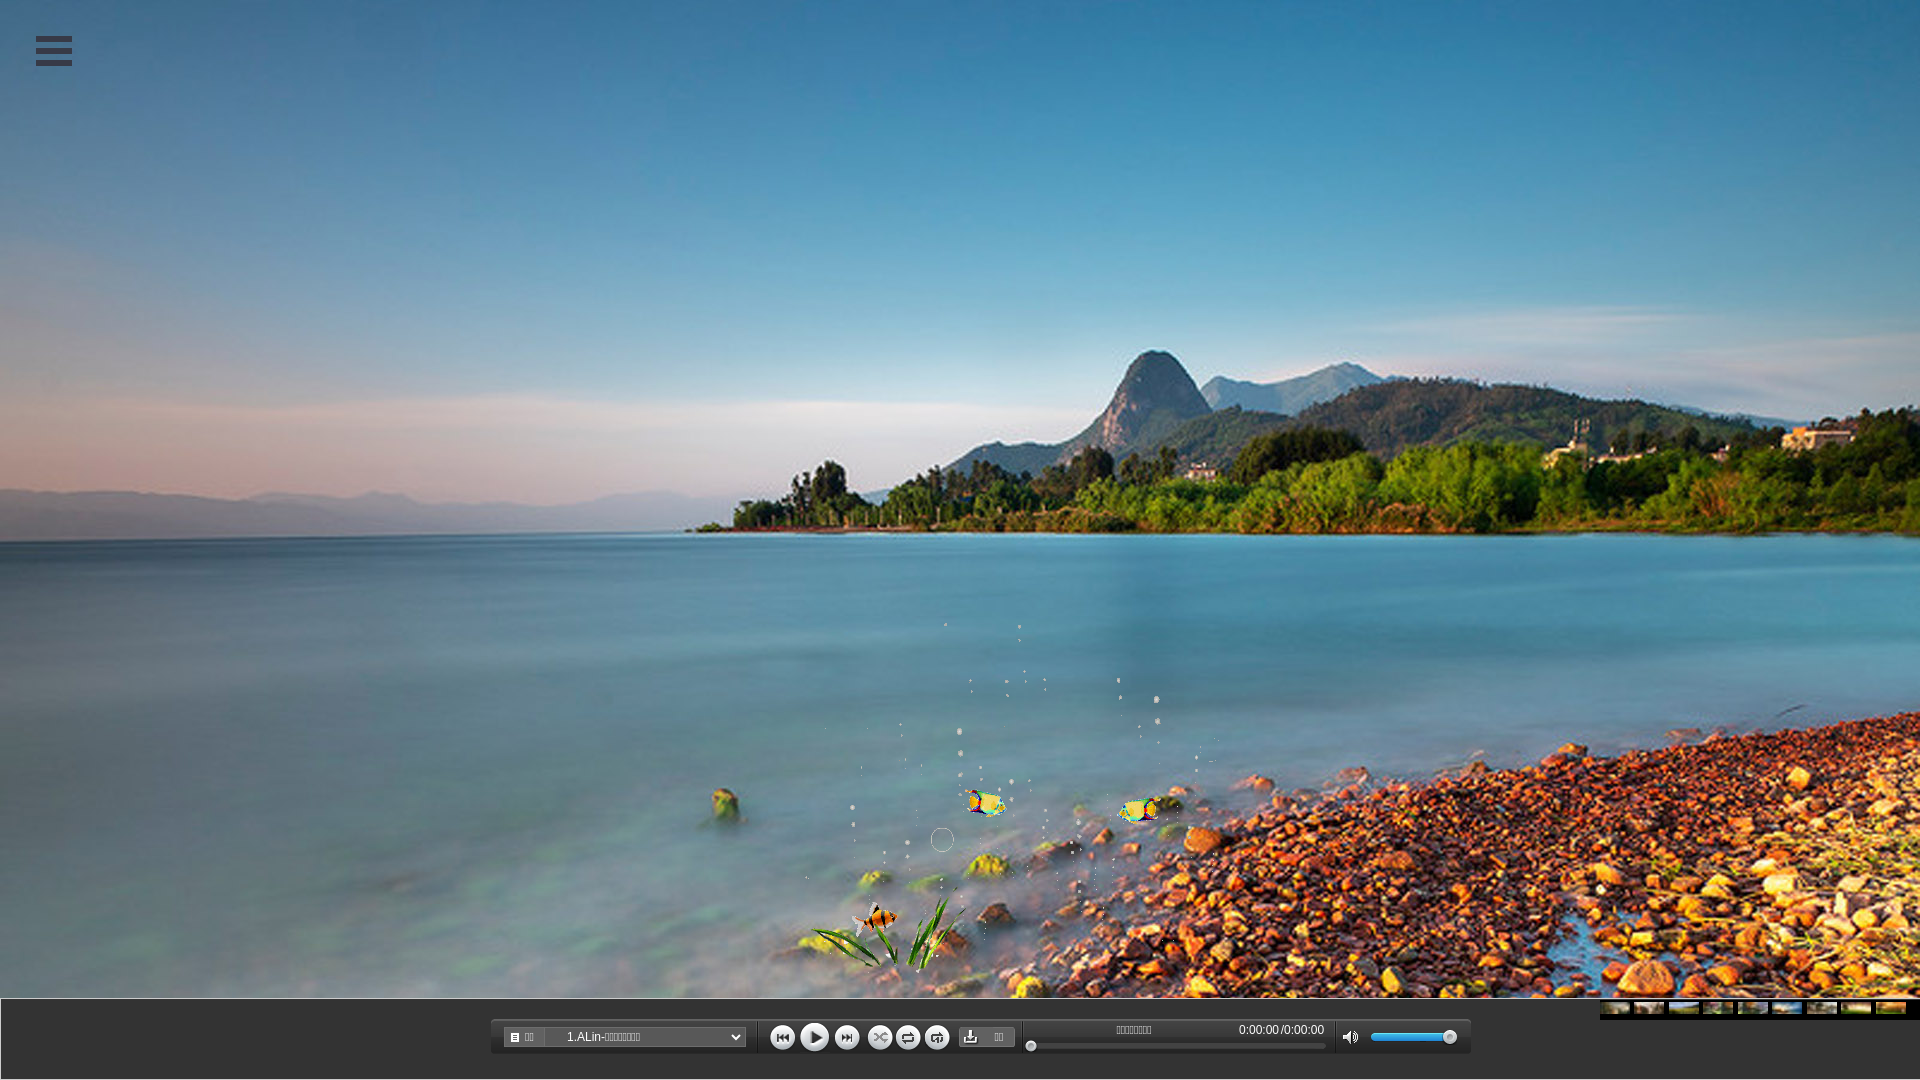 Image resolution: width=1920 pixels, height=1080 pixels. Describe the element at coordinates (53, 49) in the screenshot. I see `'Open Menu'` at that location.